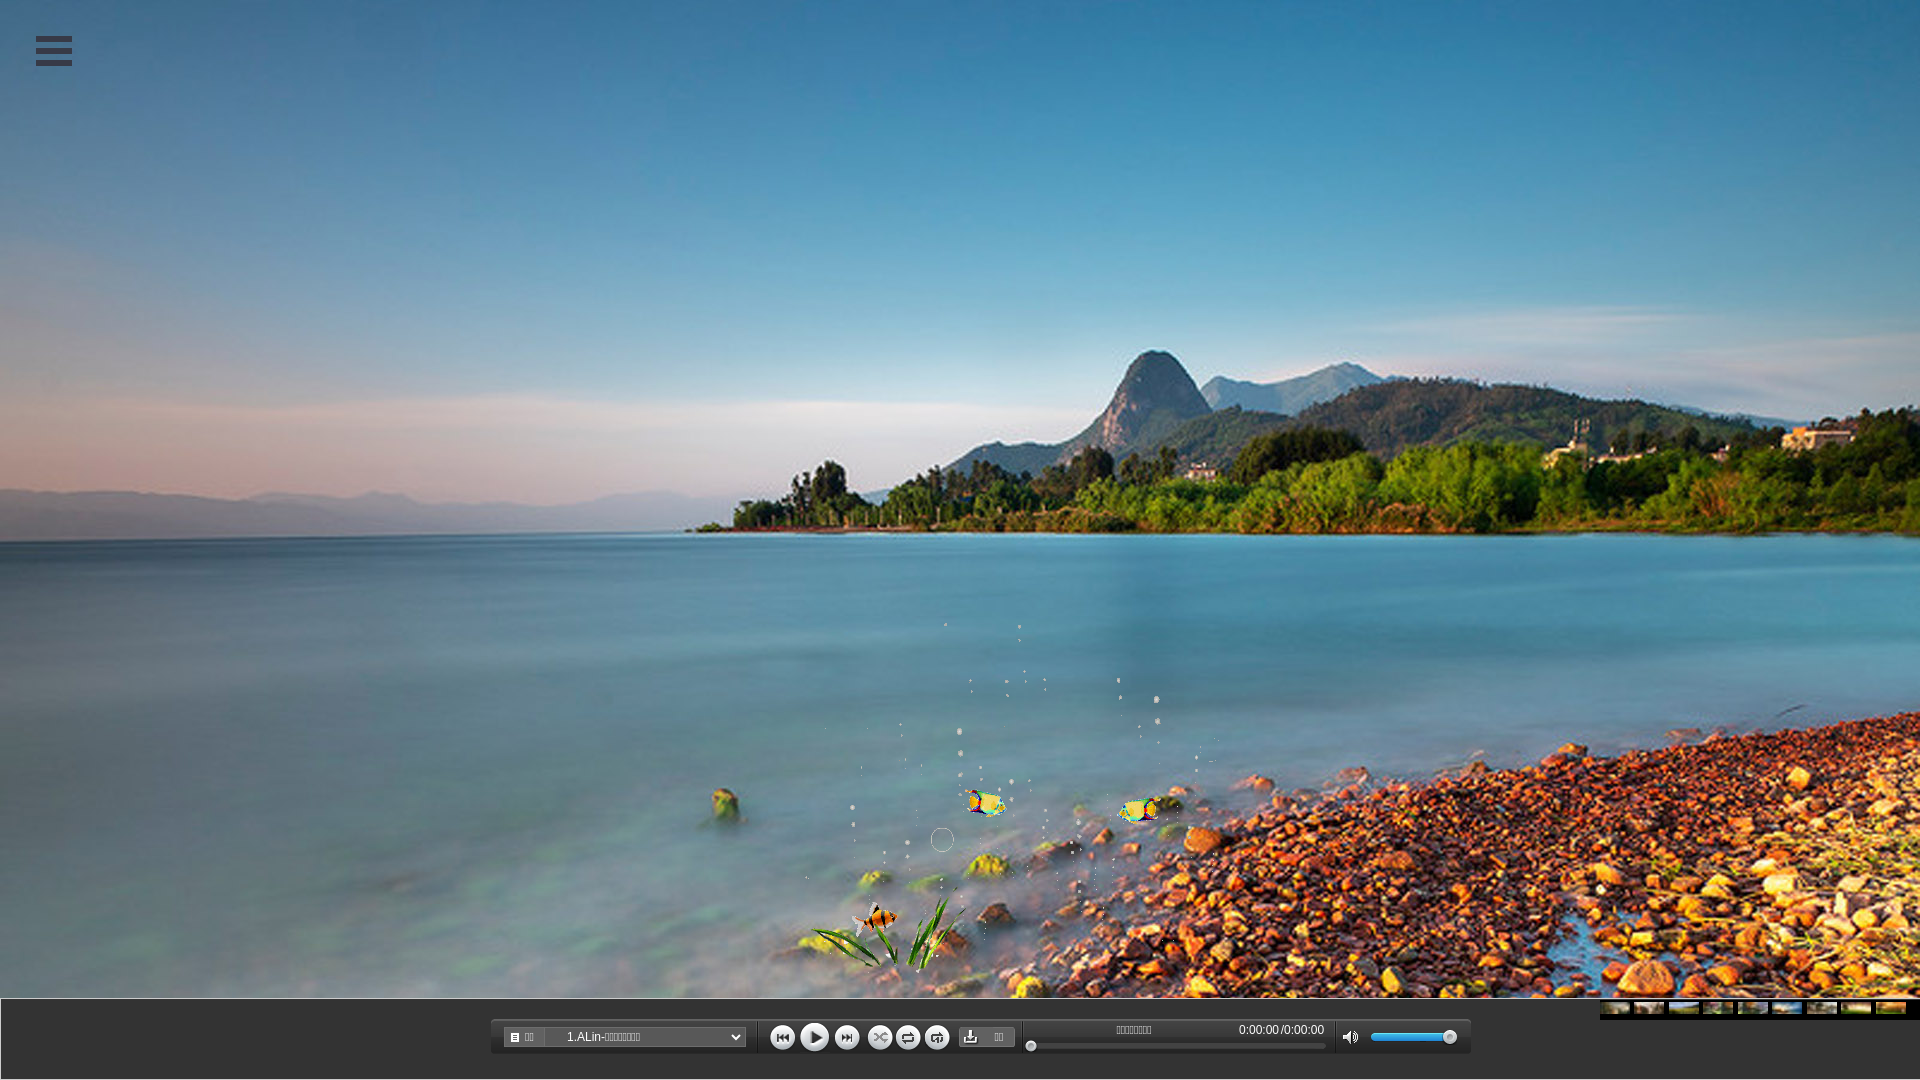 Image resolution: width=1920 pixels, height=1080 pixels. Describe the element at coordinates (53, 49) in the screenshot. I see `'Open Menu'` at that location.